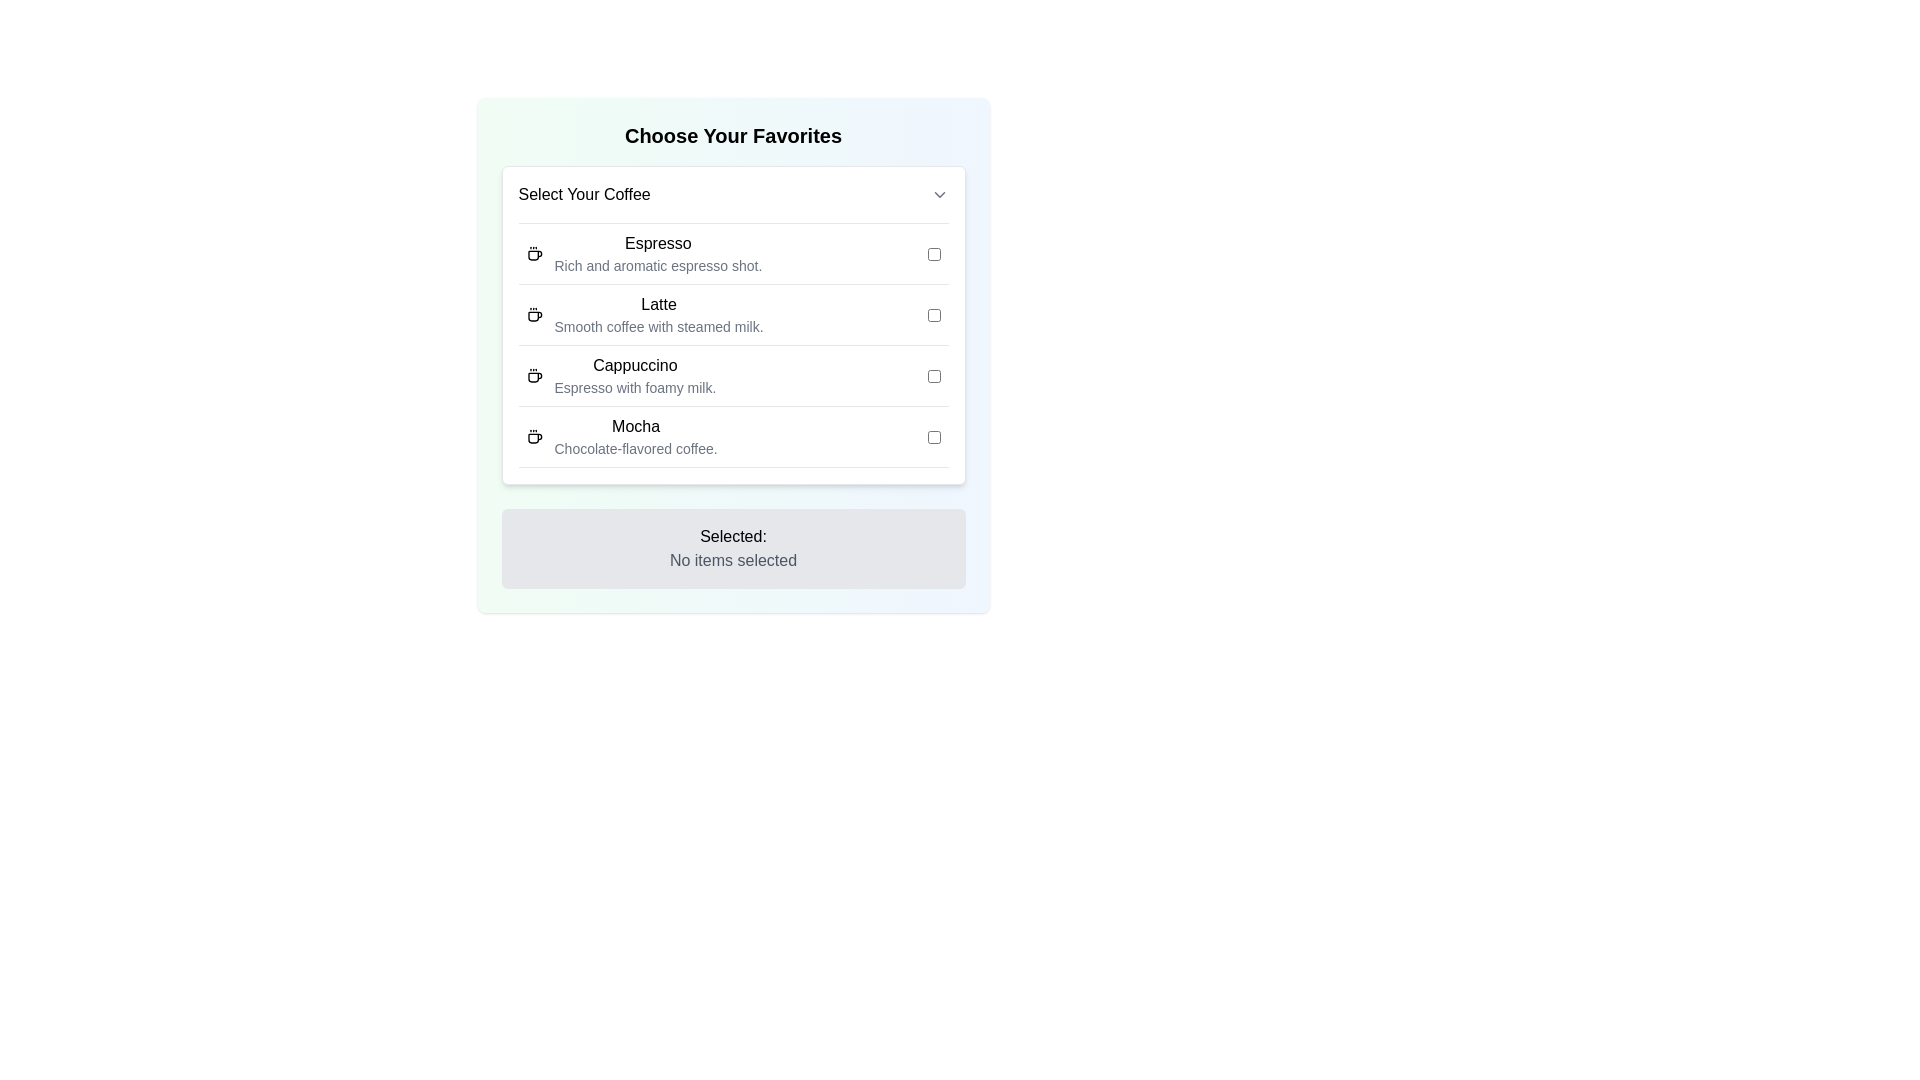 The image size is (1920, 1080). What do you see at coordinates (583, 195) in the screenshot?
I see `the text label that serves` at bounding box center [583, 195].